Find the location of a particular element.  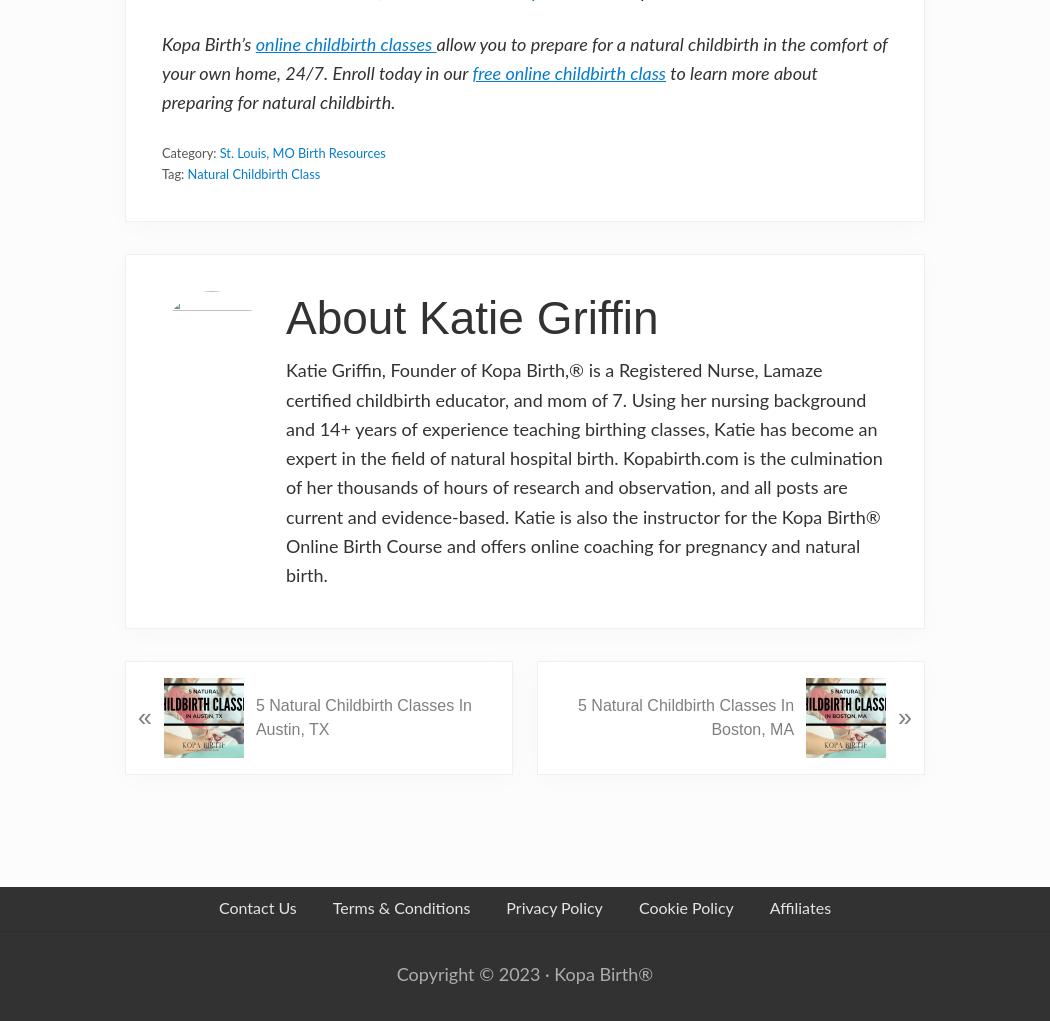

'Affiliates' is located at coordinates (798, 908).